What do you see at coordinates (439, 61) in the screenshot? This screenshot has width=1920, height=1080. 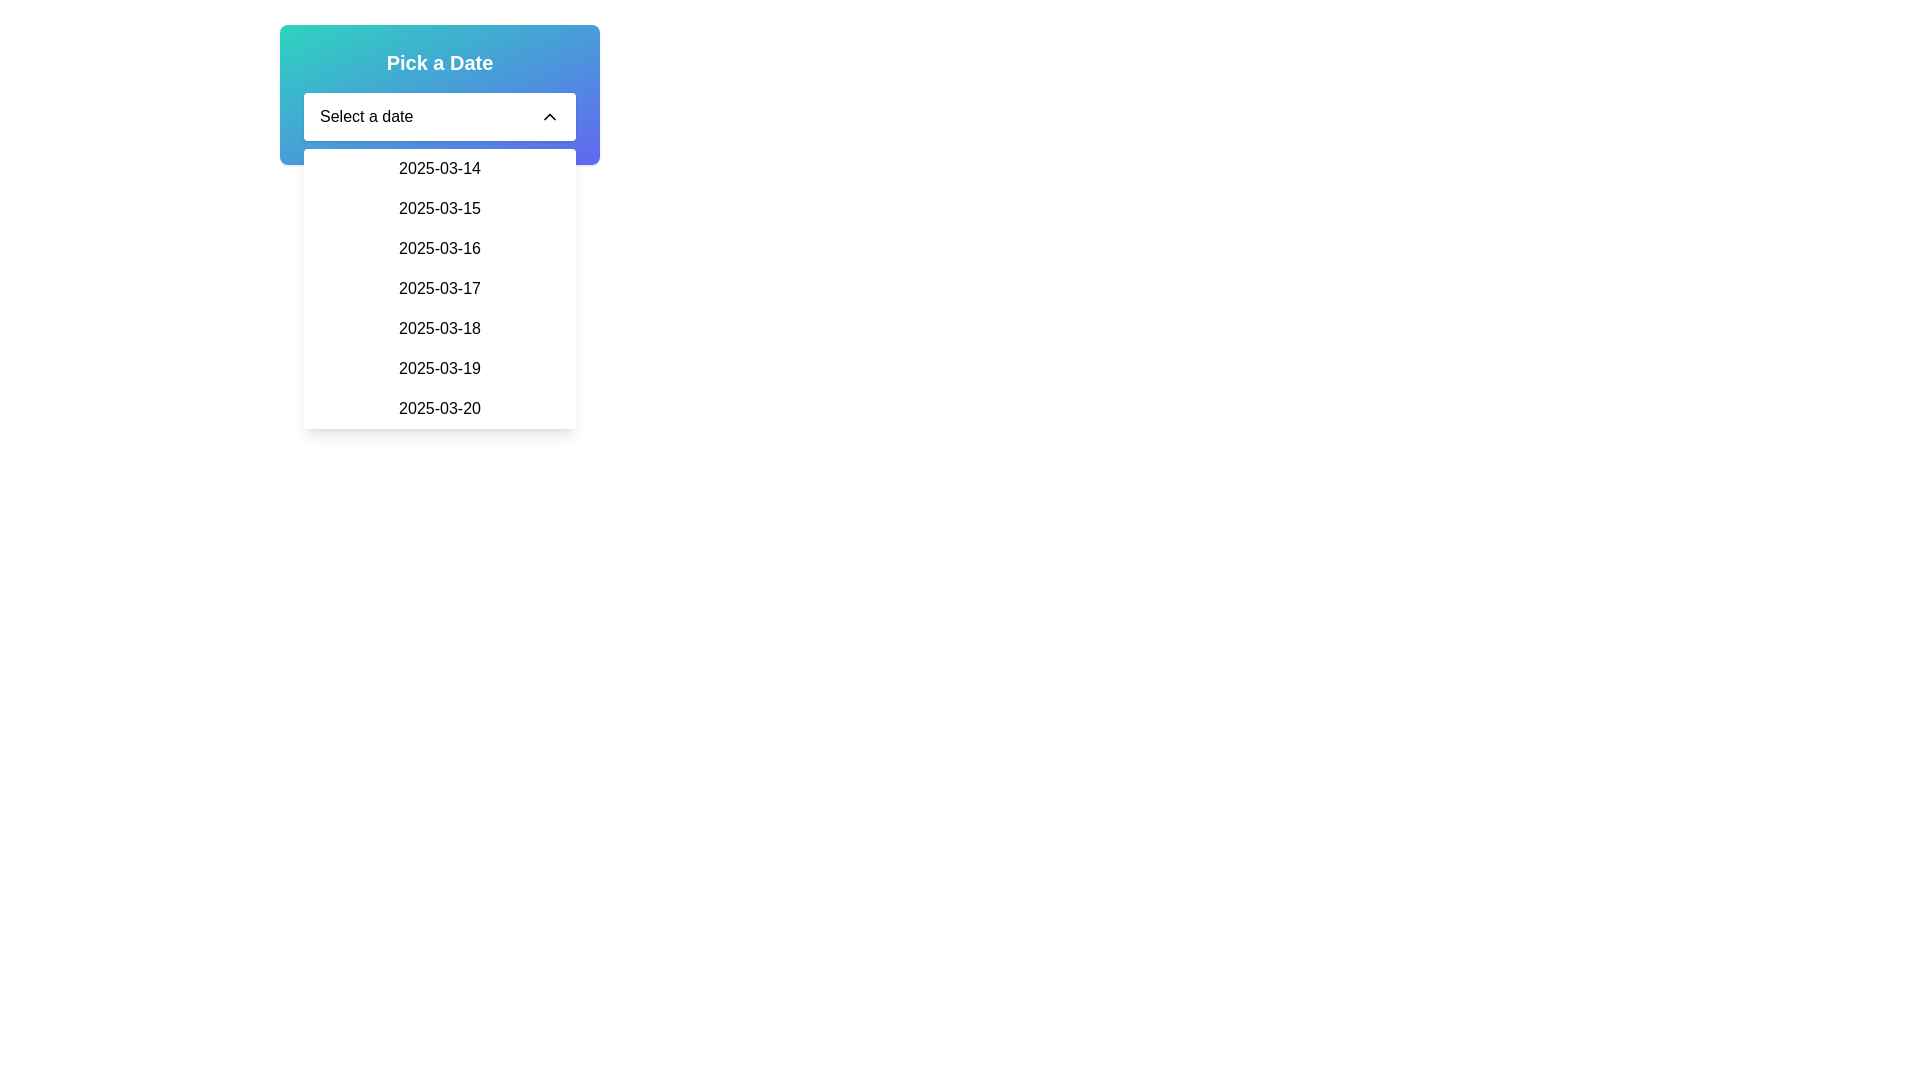 I see `the text label that serves as the header for selecting a date, located at the top-center of the section` at bounding box center [439, 61].